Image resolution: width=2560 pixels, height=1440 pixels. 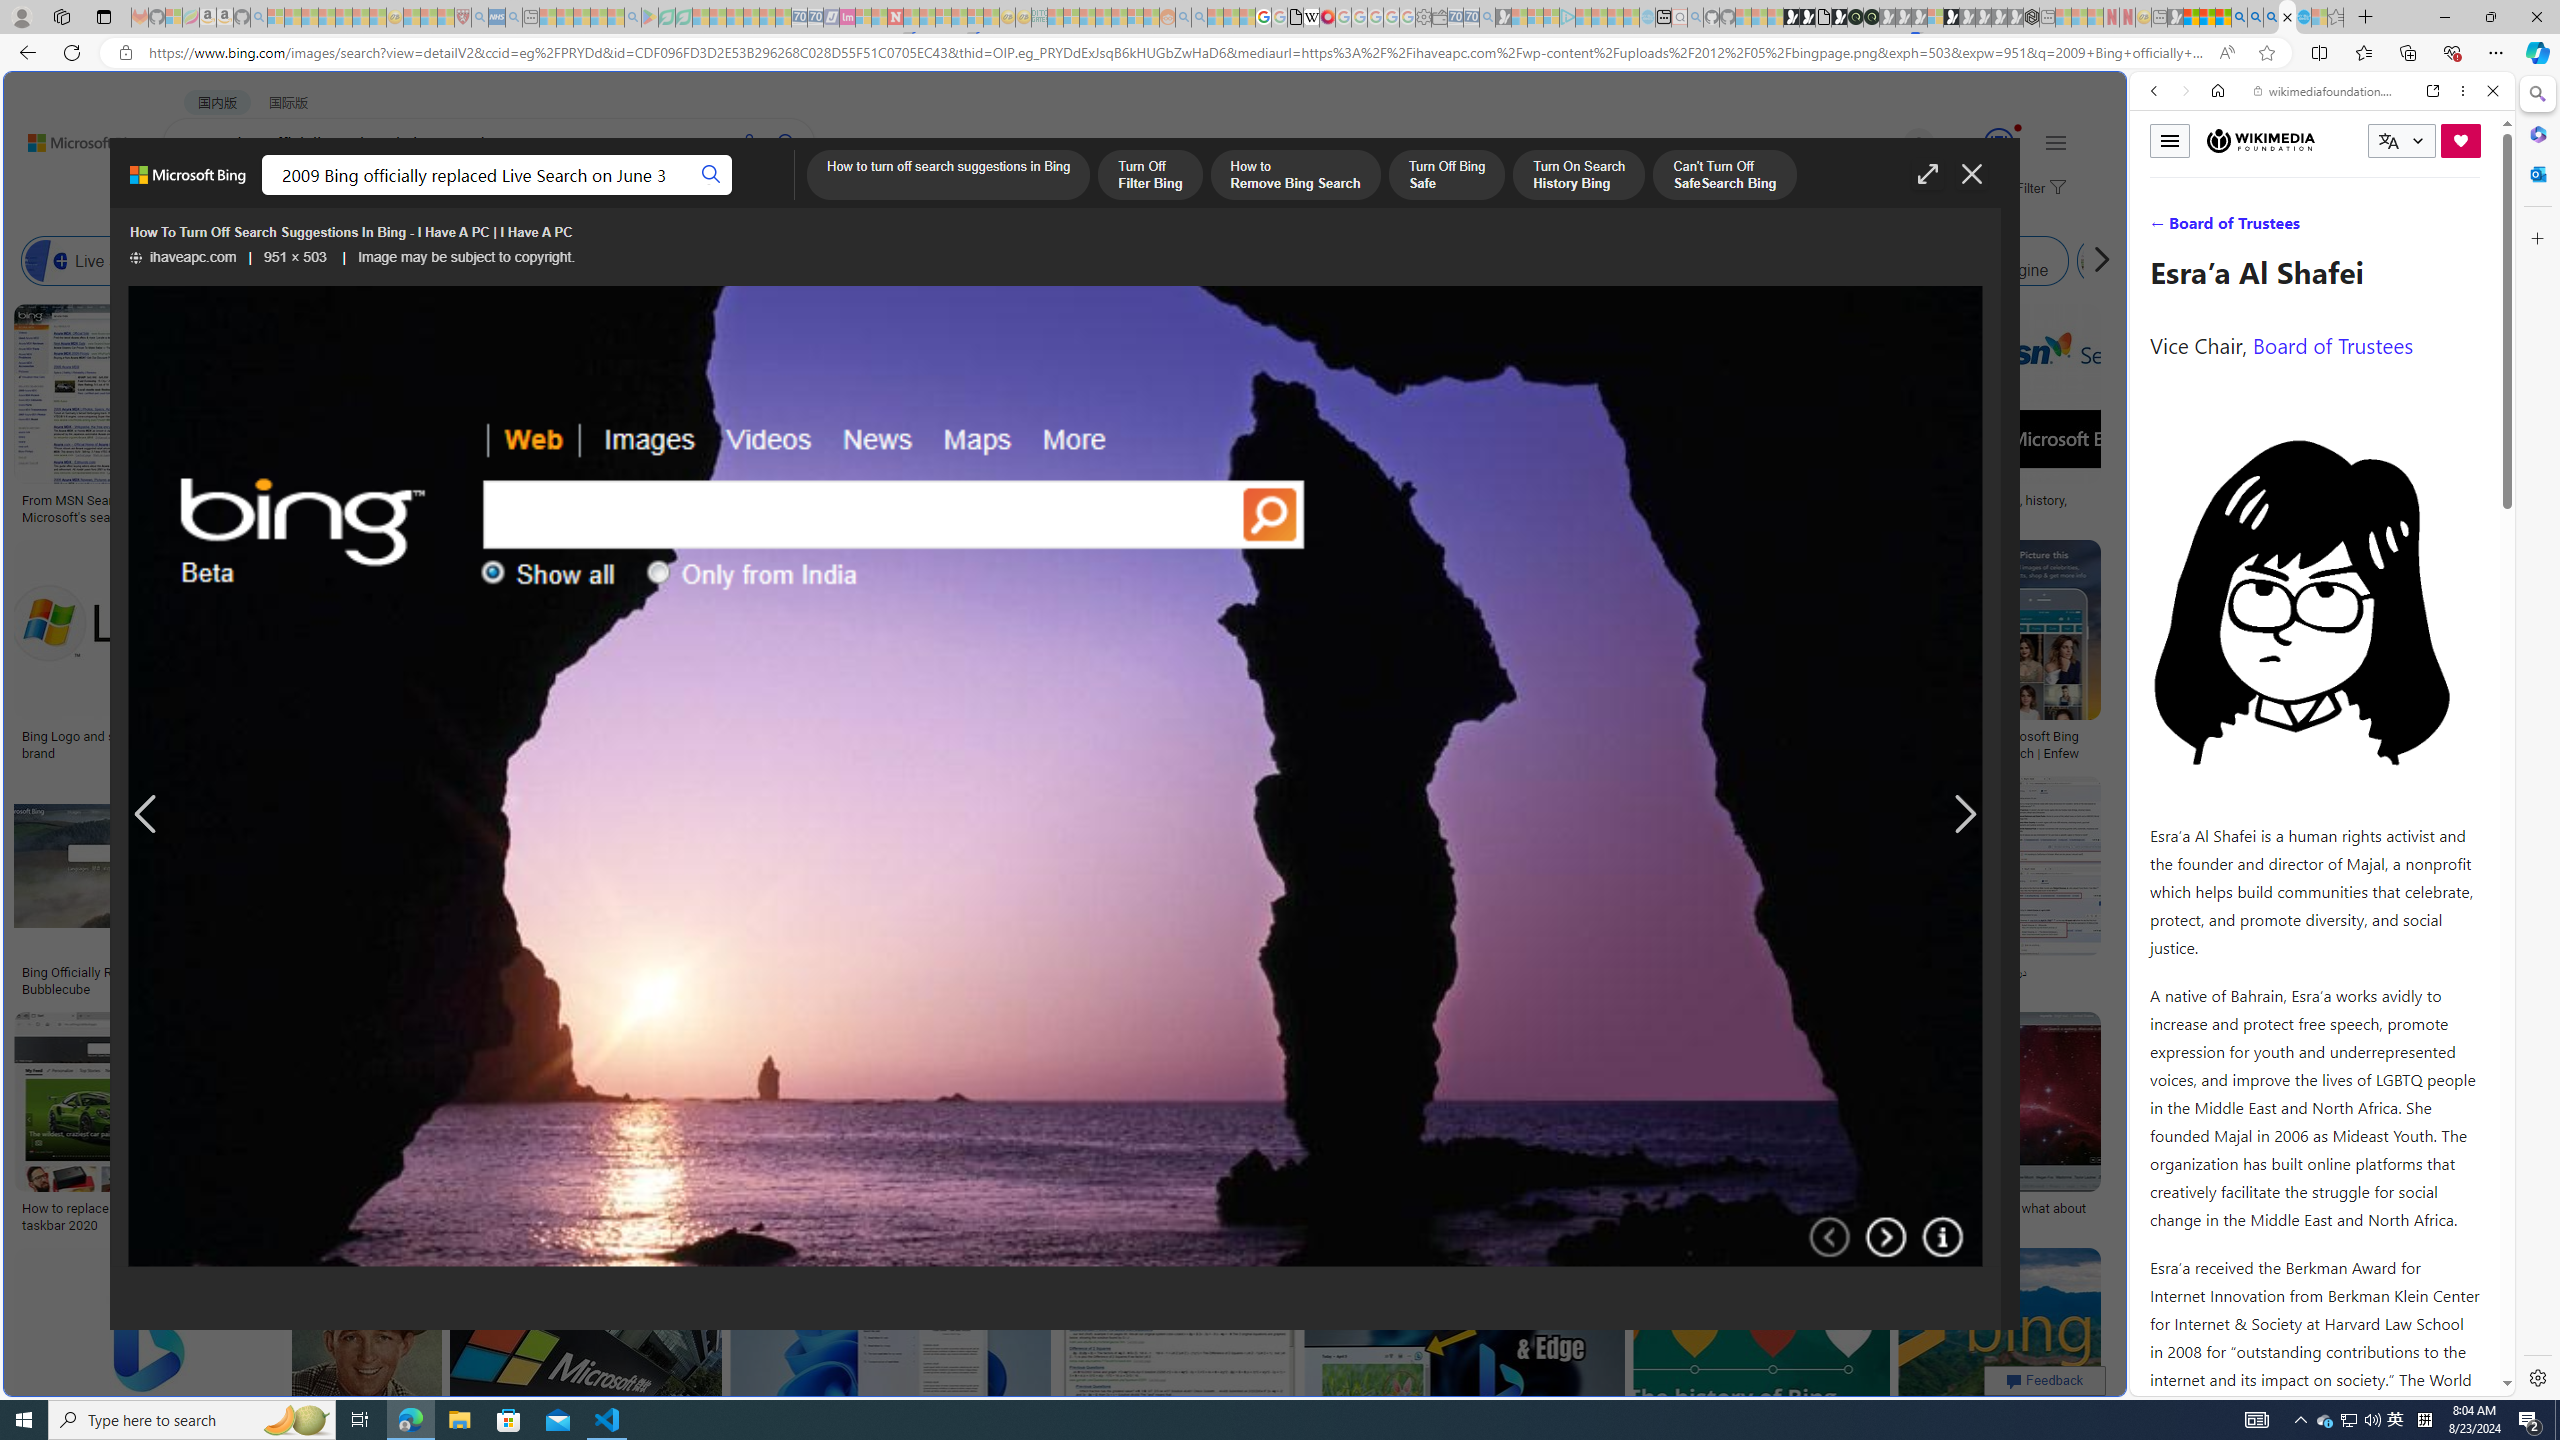 I want to click on 'Bing: rebranding search: idsgn (a design blog)', so click(x=1230, y=509).